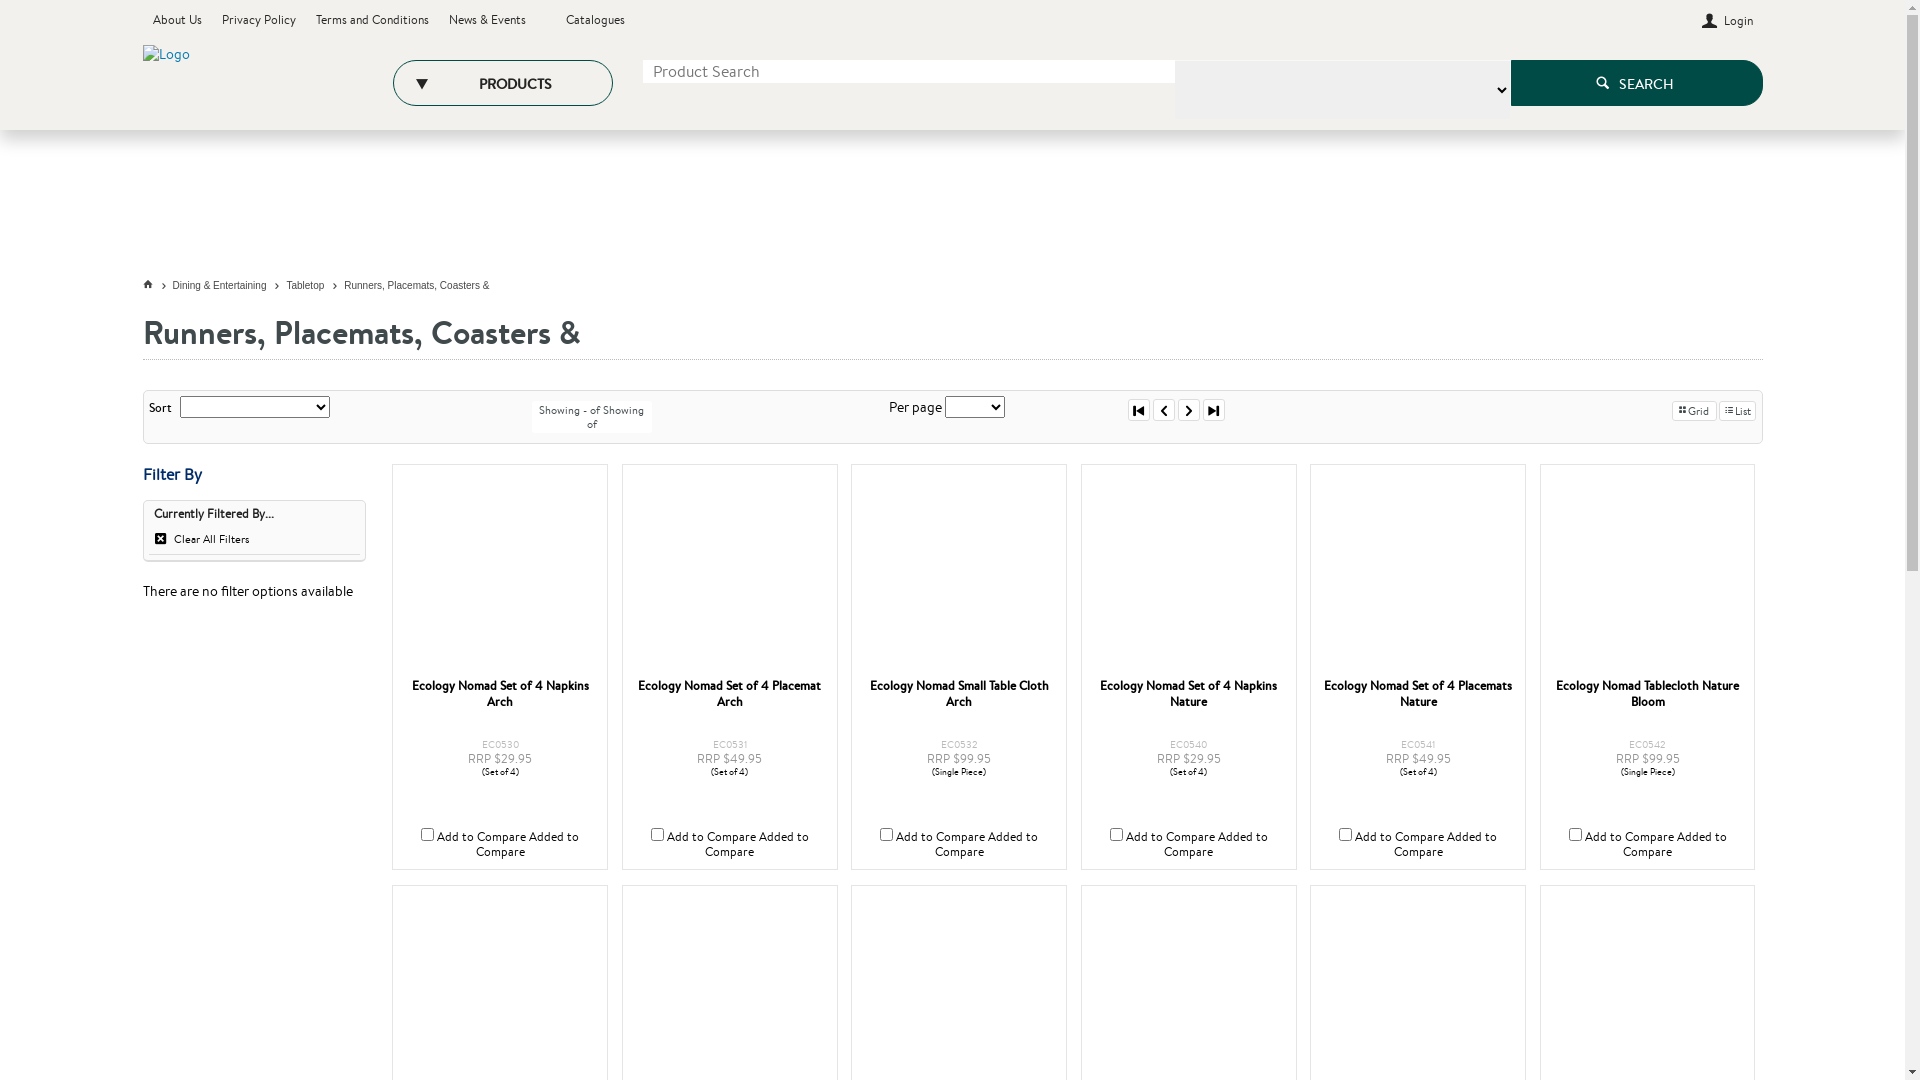  I want to click on 'Add to Compare', so click(939, 836).